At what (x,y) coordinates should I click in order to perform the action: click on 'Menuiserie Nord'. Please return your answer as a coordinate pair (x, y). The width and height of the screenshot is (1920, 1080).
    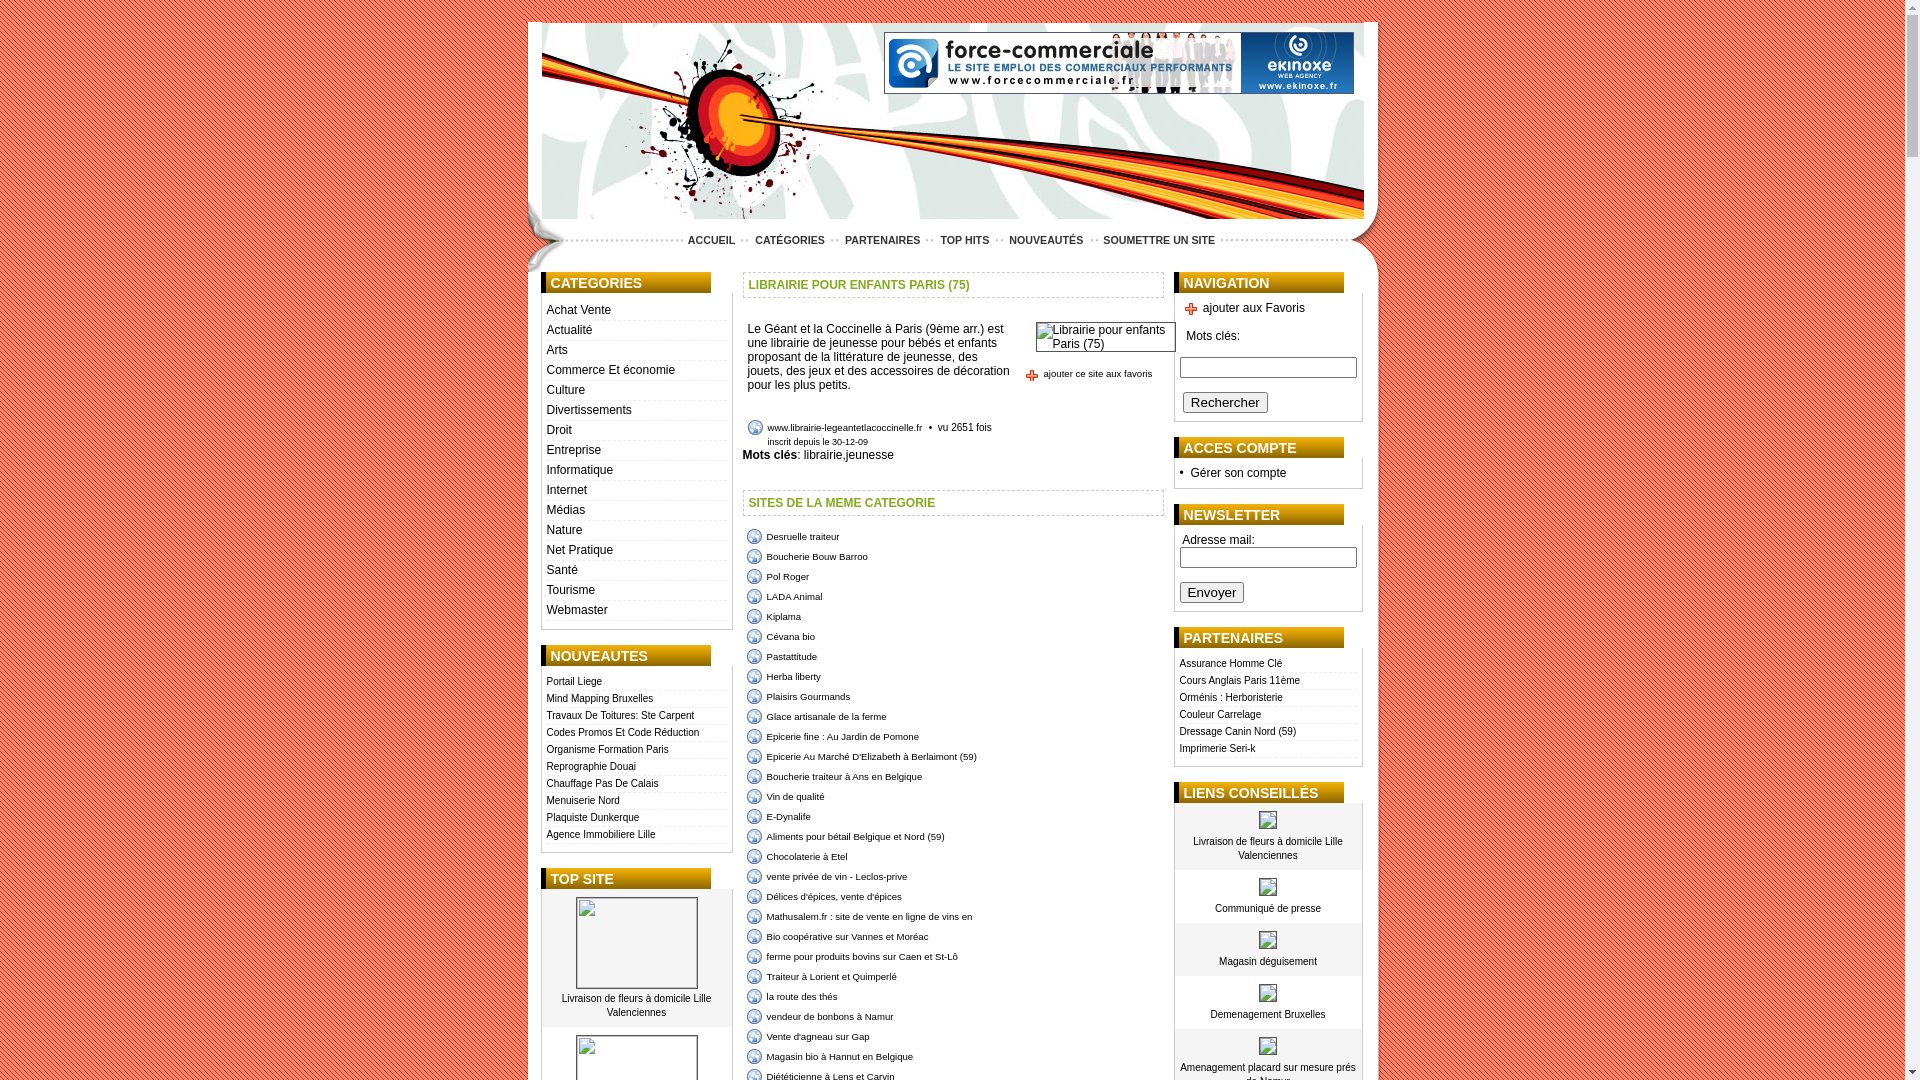
    Looking at the image, I should click on (634, 800).